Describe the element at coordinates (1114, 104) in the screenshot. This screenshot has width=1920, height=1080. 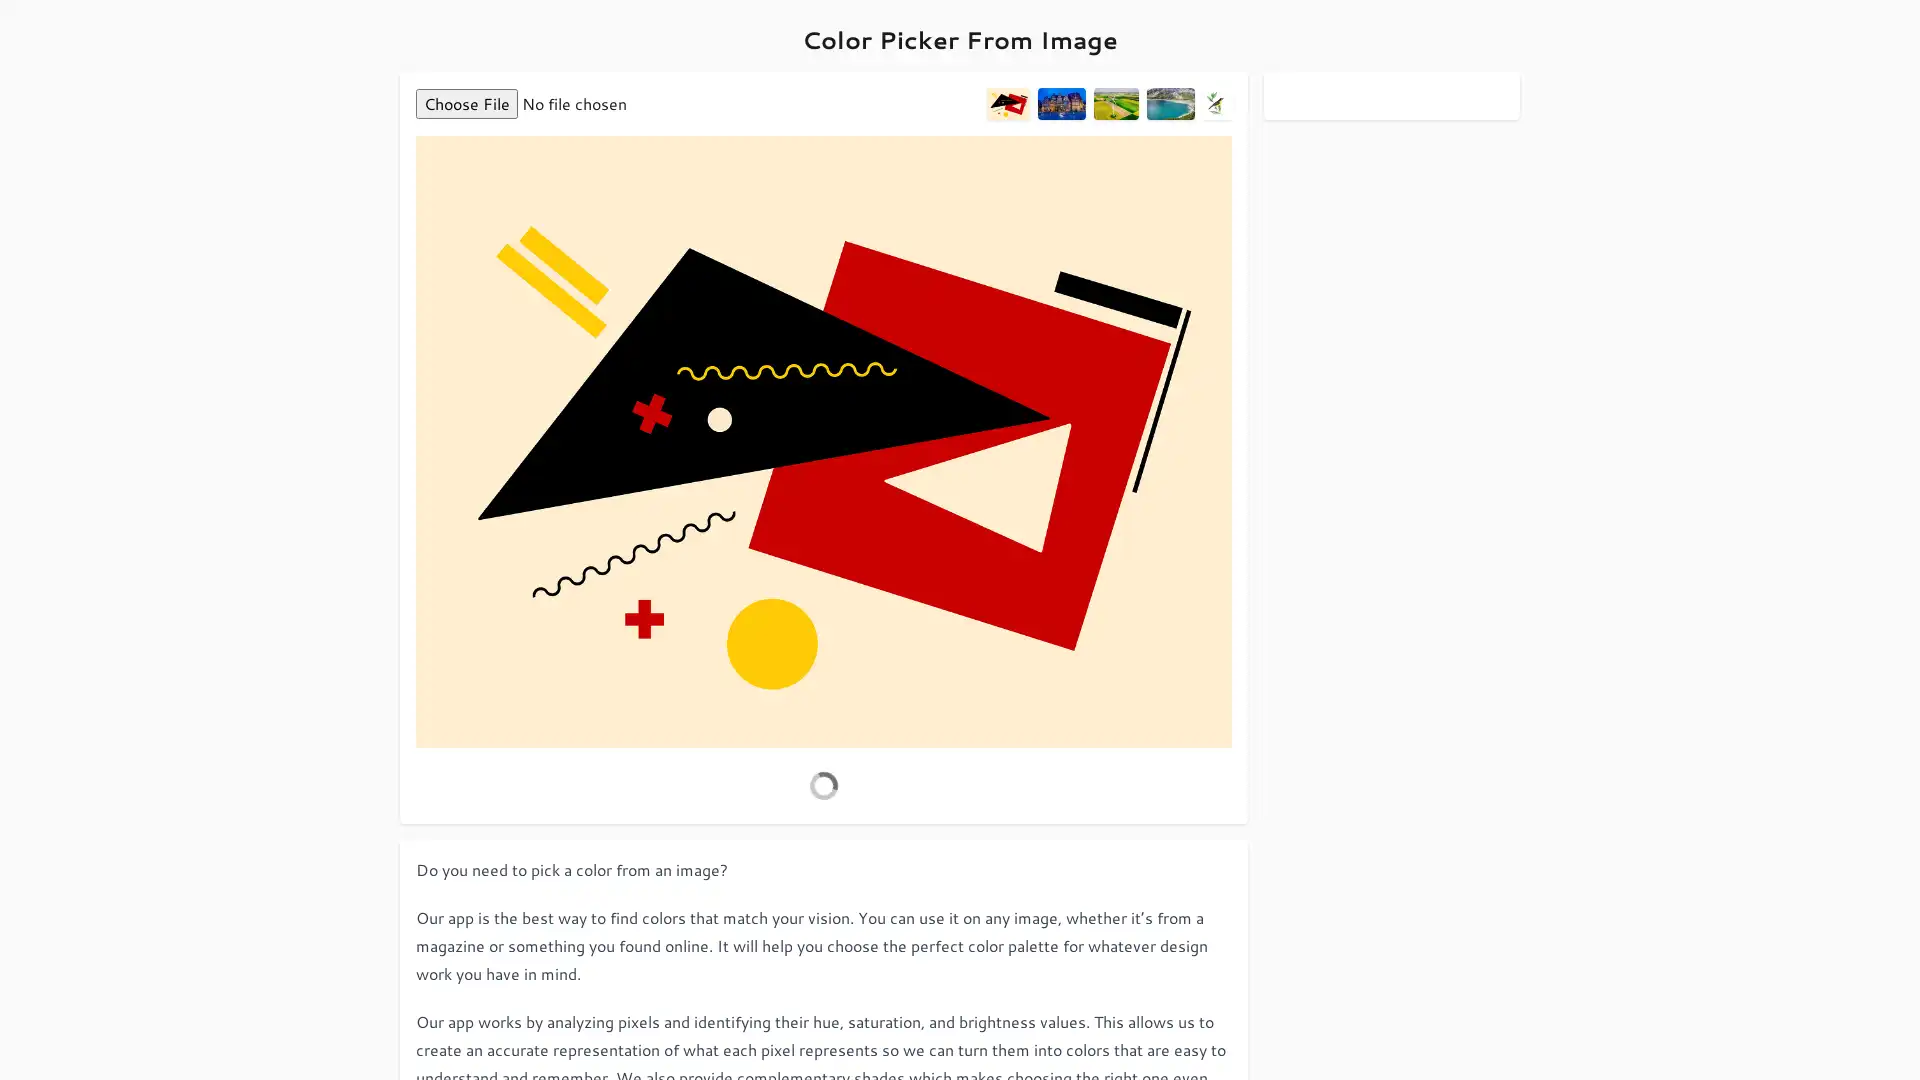
I see `example image` at that location.